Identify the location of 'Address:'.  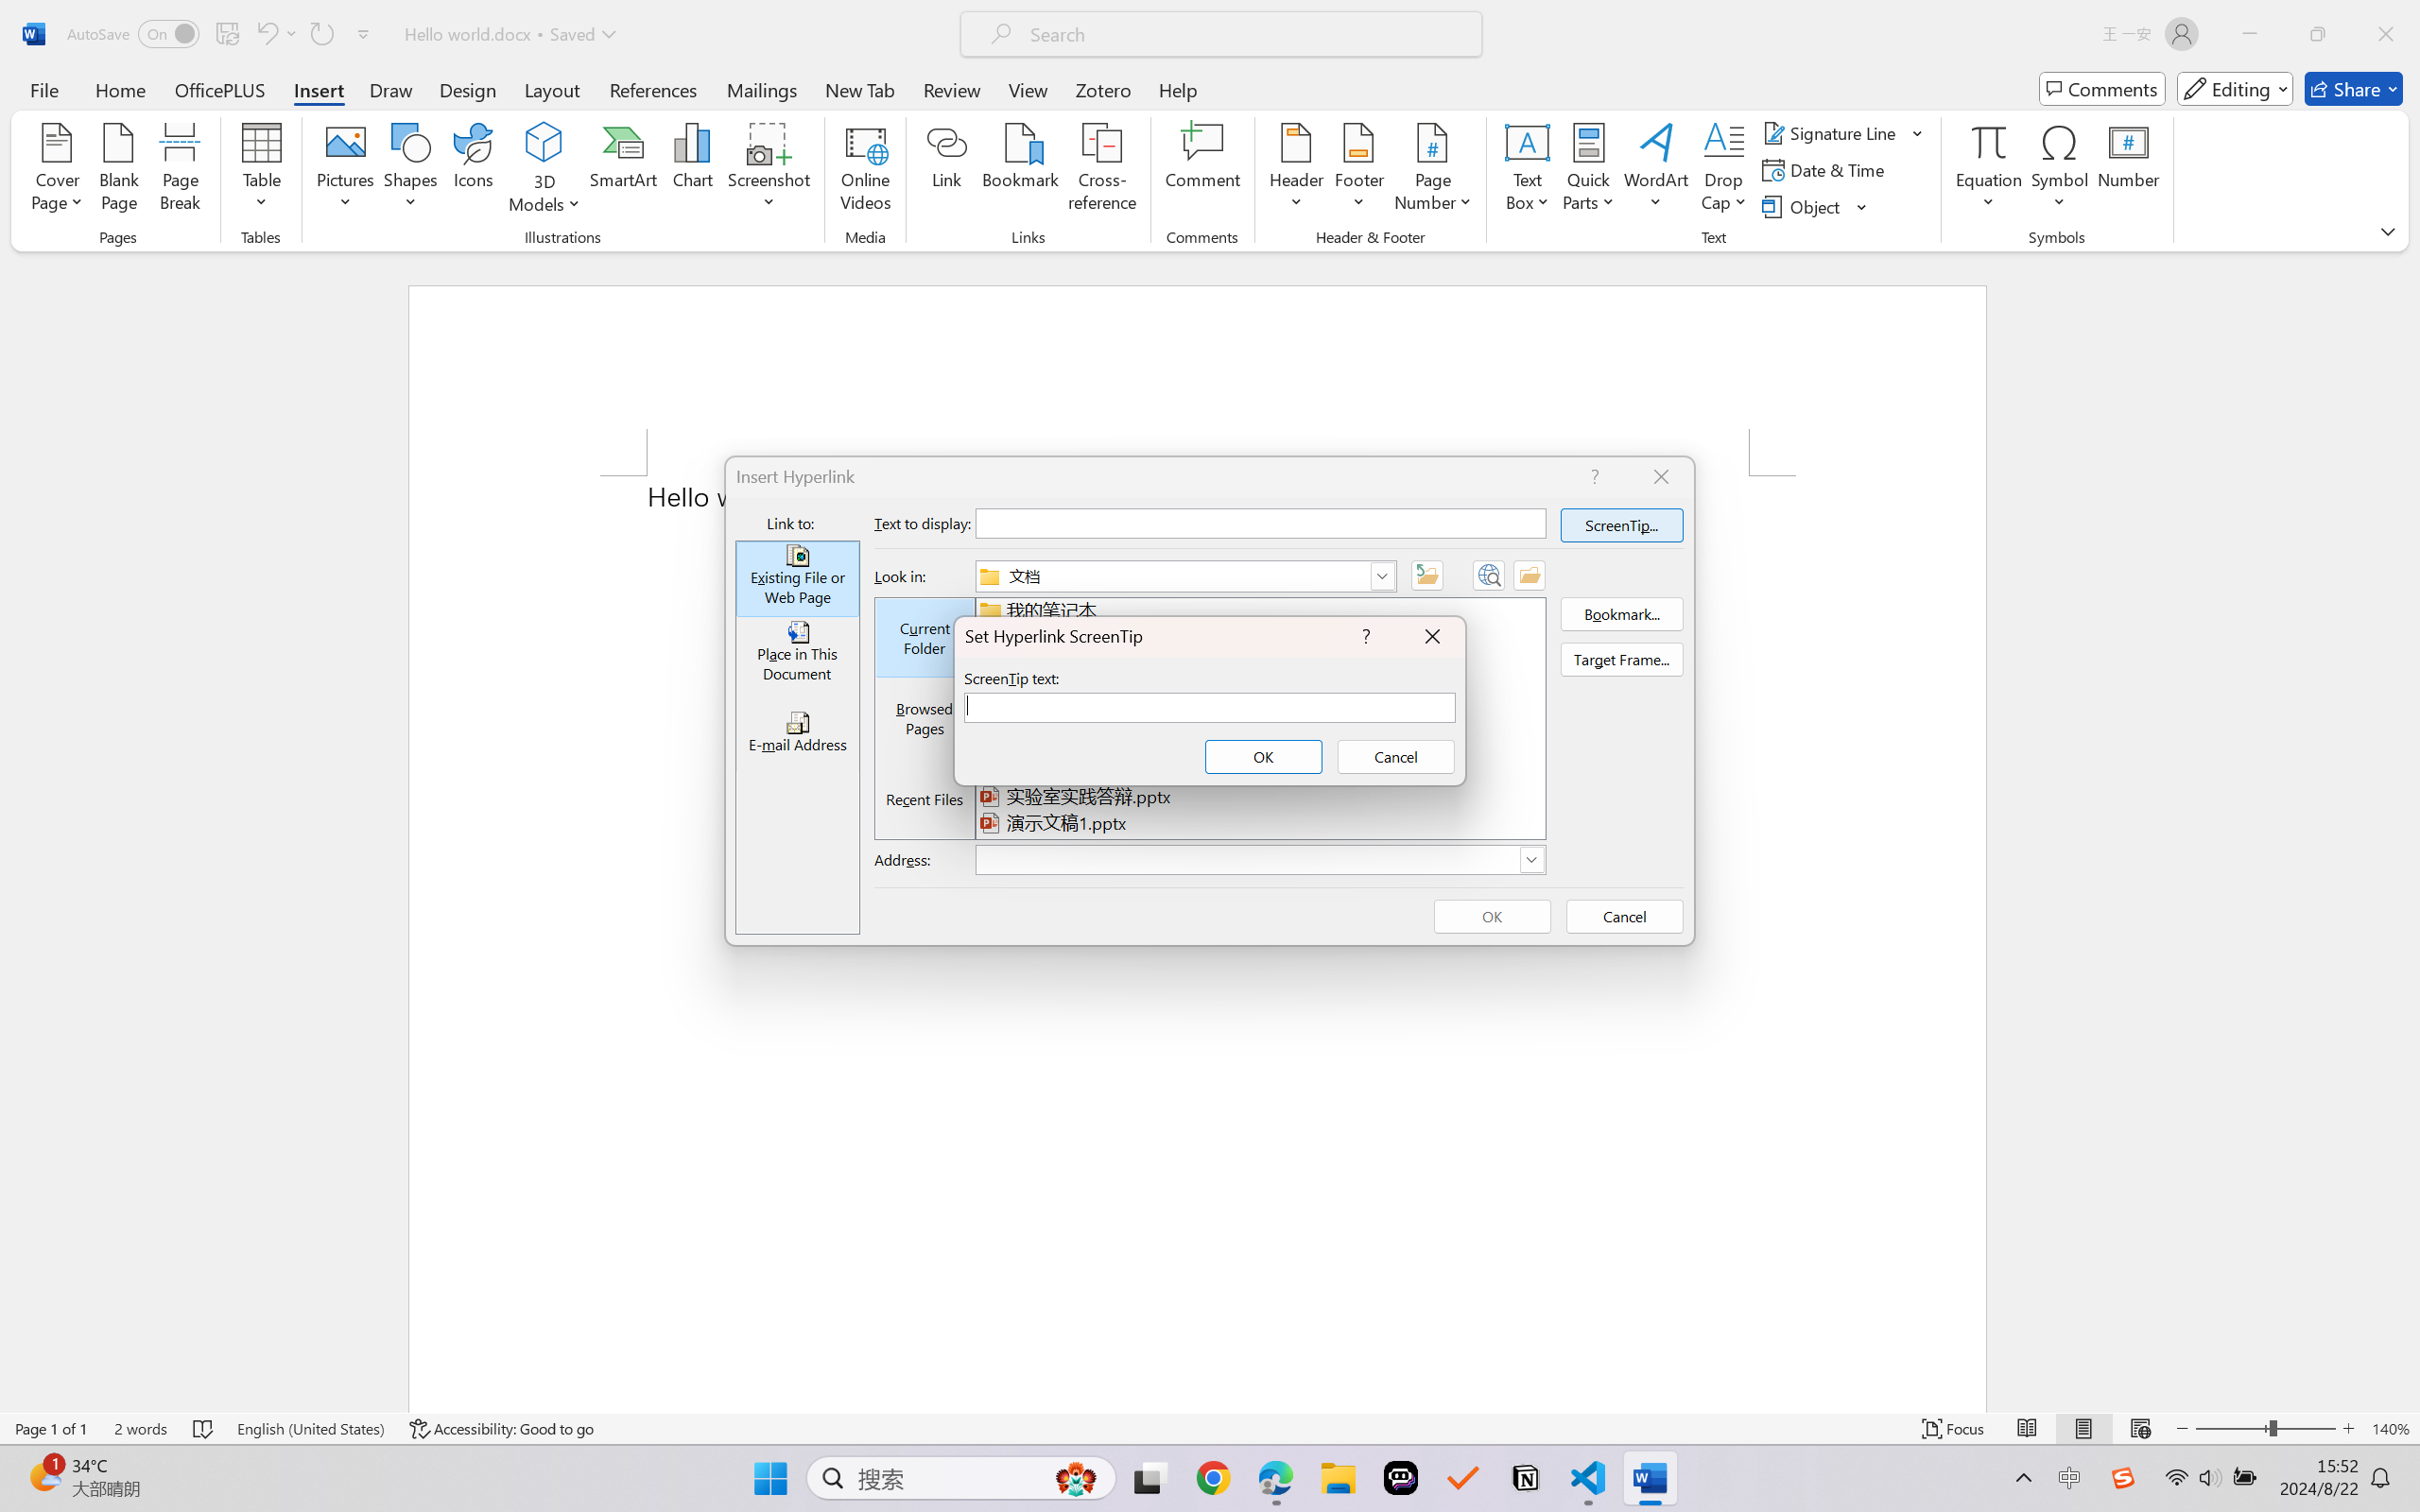
(1259, 859).